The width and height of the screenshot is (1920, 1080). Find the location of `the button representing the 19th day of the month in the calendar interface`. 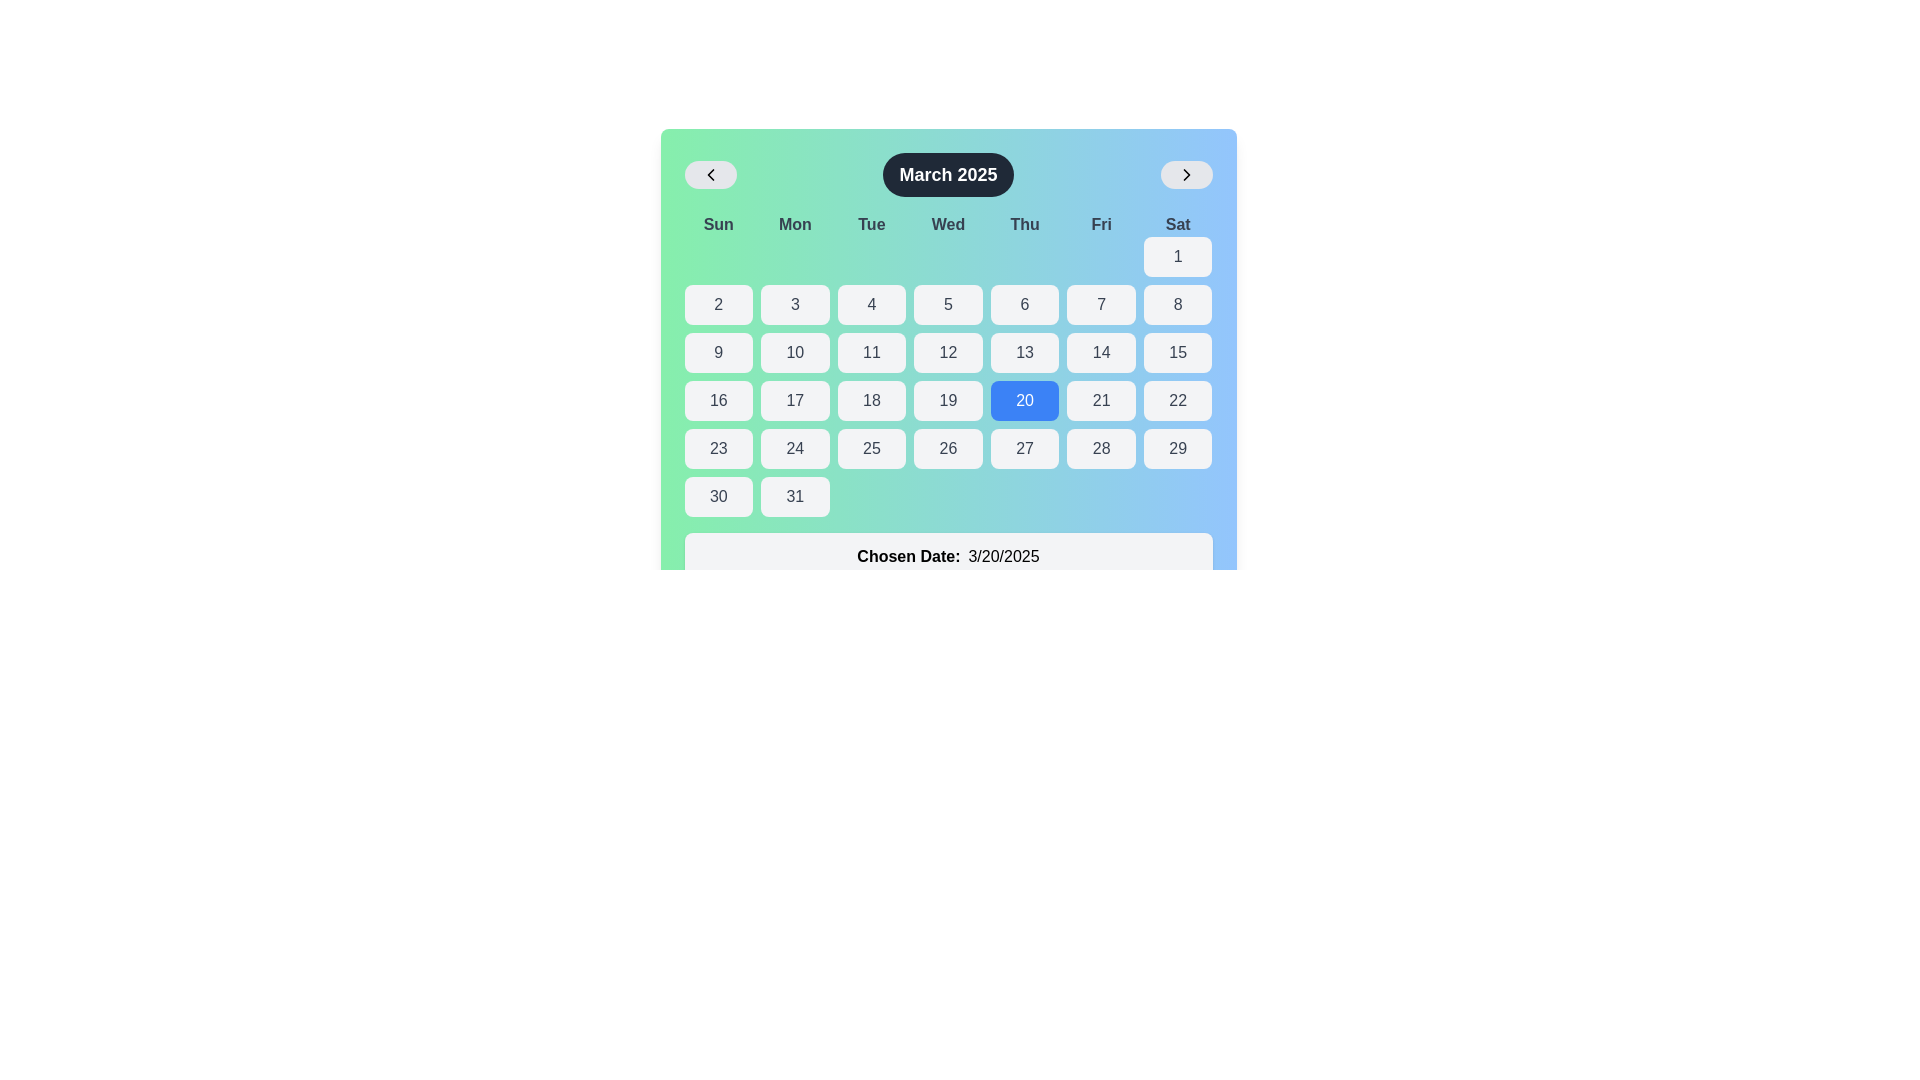

the button representing the 19th day of the month in the calendar interface is located at coordinates (947, 401).